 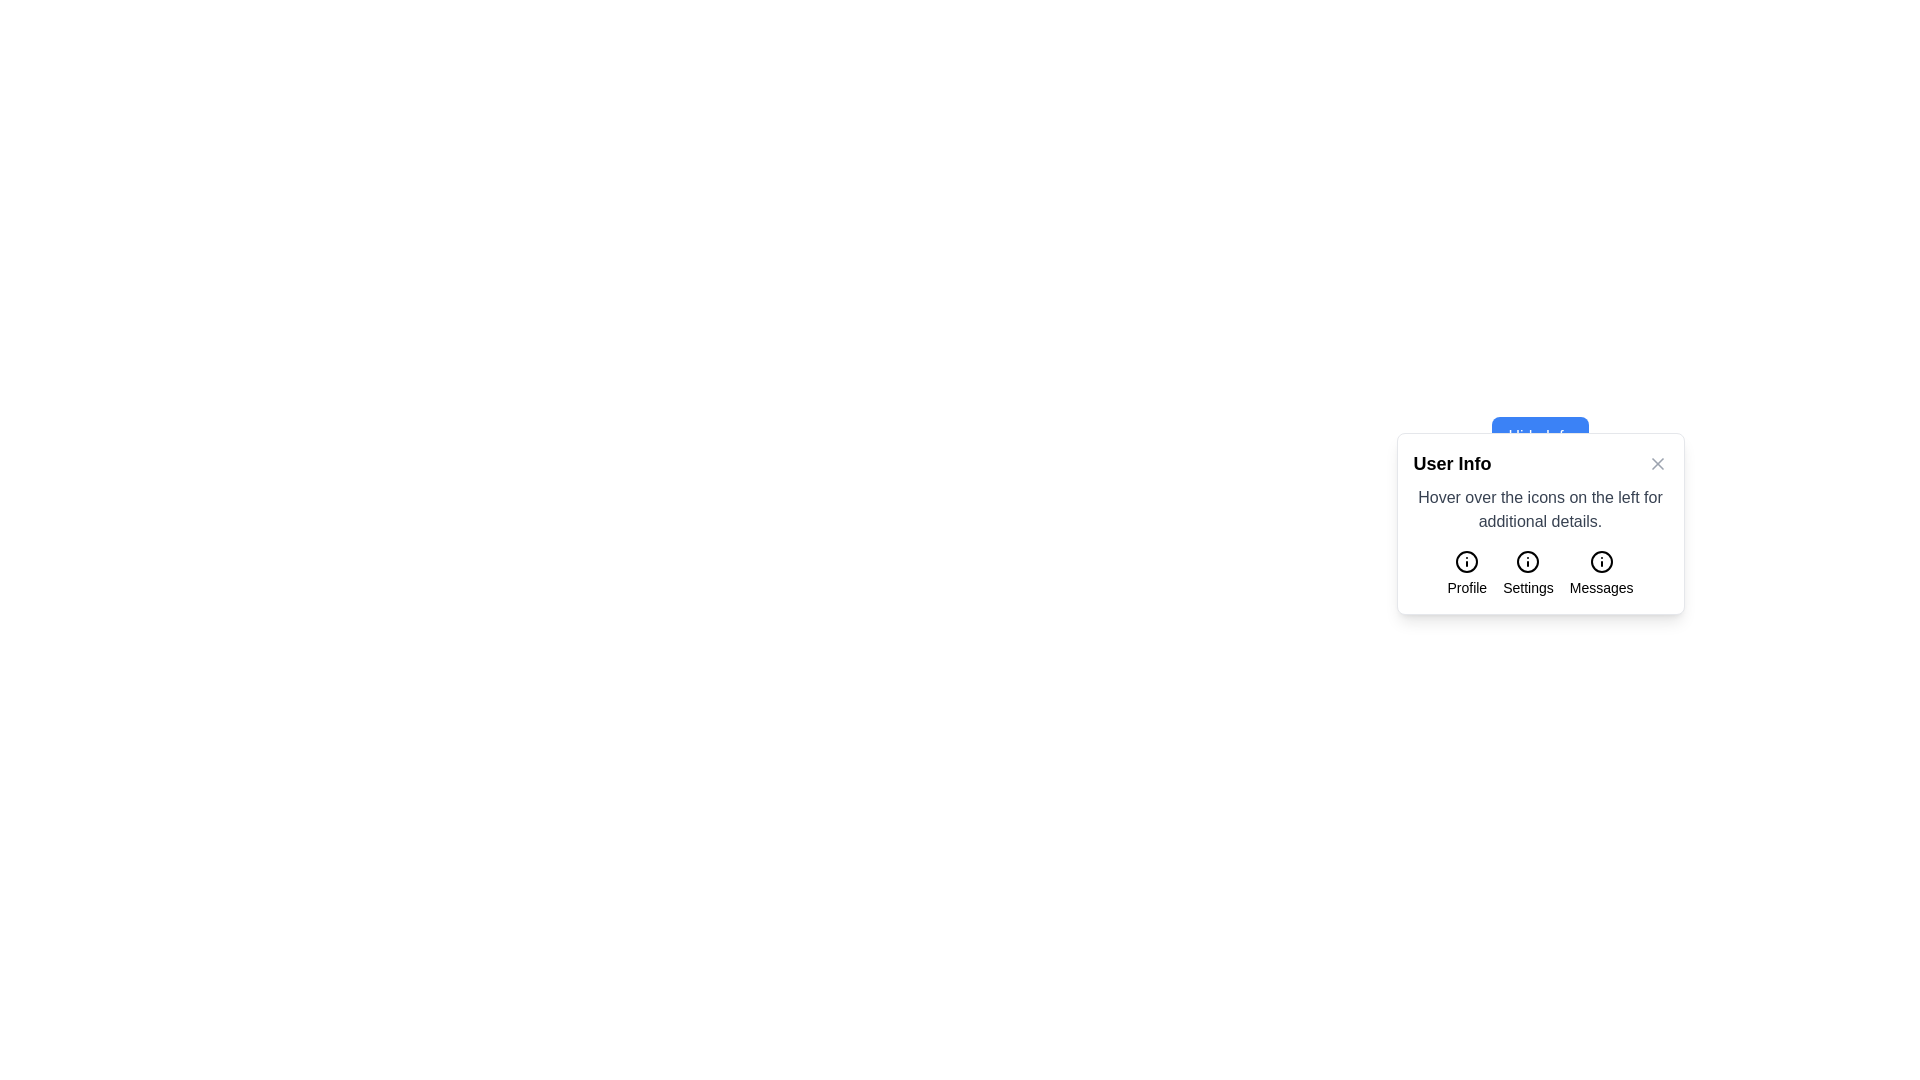 What do you see at coordinates (1452, 463) in the screenshot?
I see `the title text label that serves as a heading in the upper corner of the popup-style box` at bounding box center [1452, 463].